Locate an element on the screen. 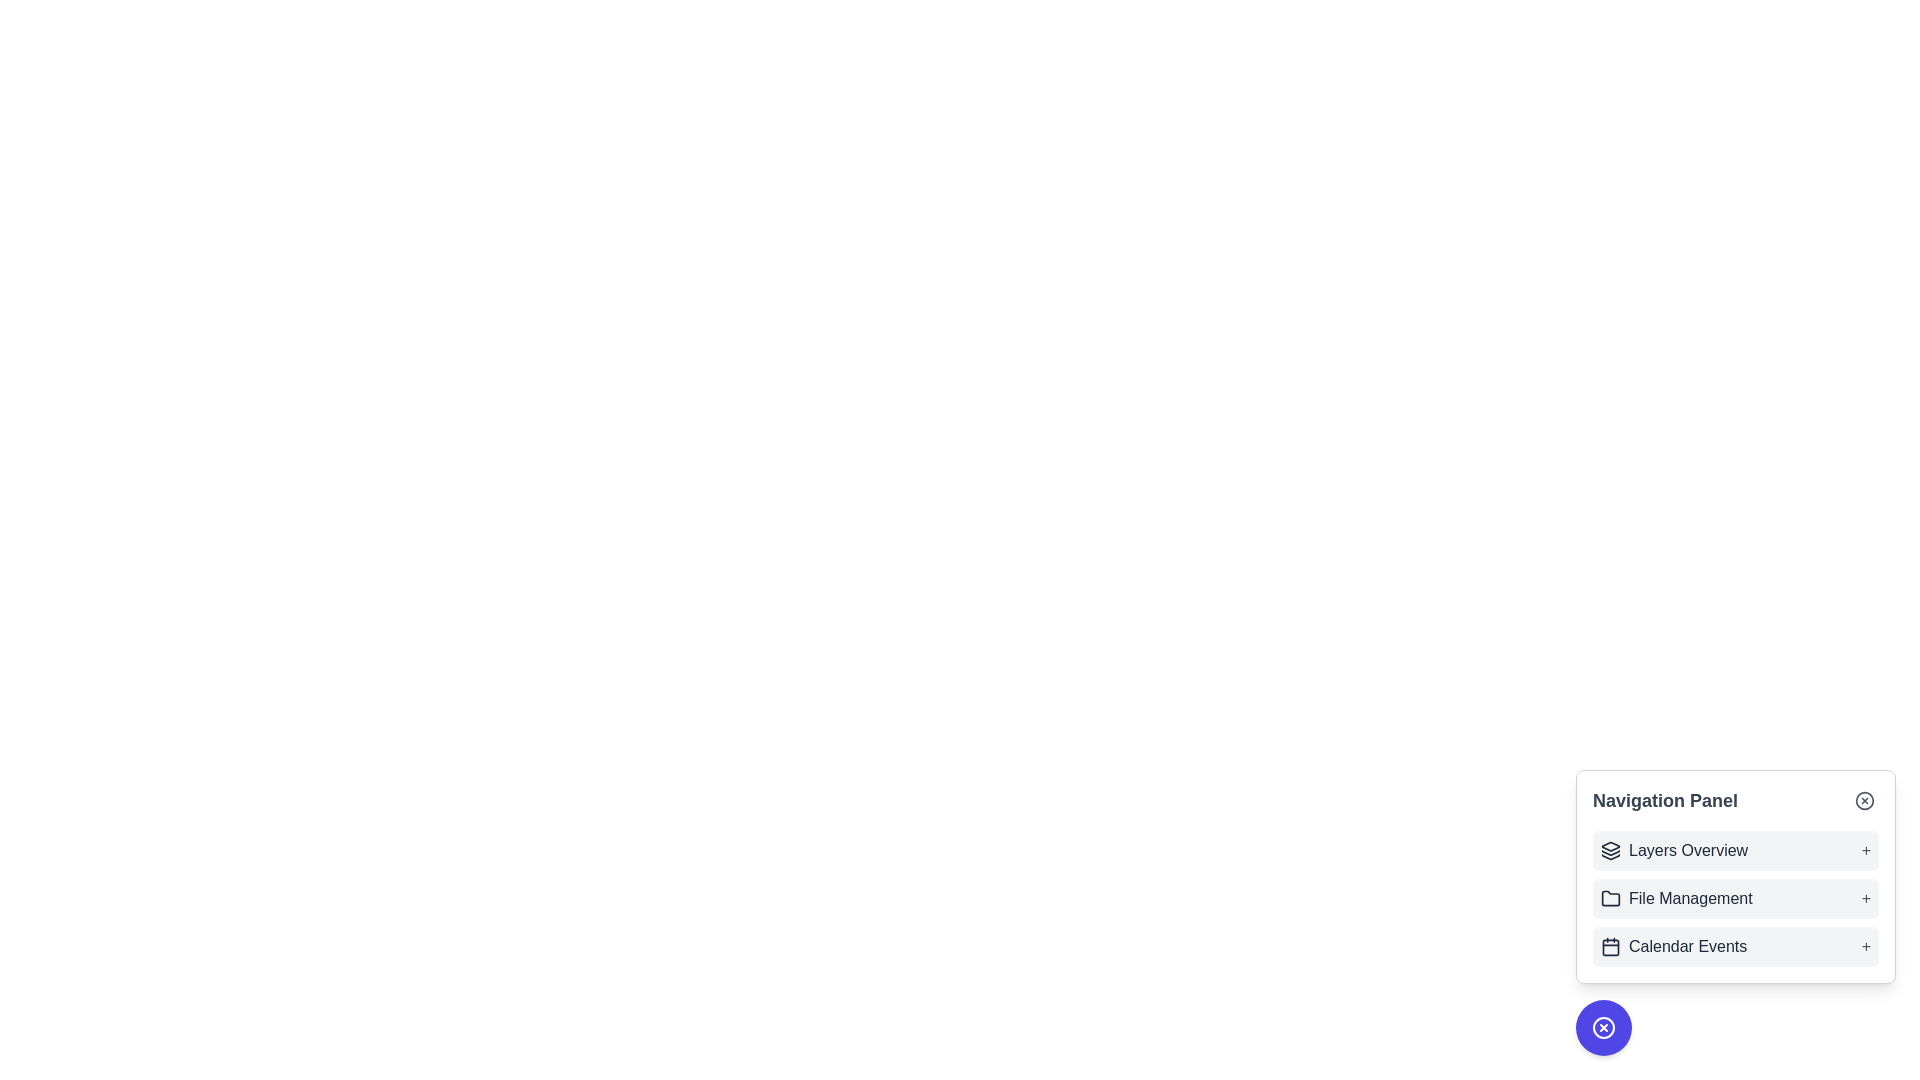  the icon depicting a layered structure with a gray outline, located to the left of 'Layers Overview' in the navigation menu is located at coordinates (1611, 851).